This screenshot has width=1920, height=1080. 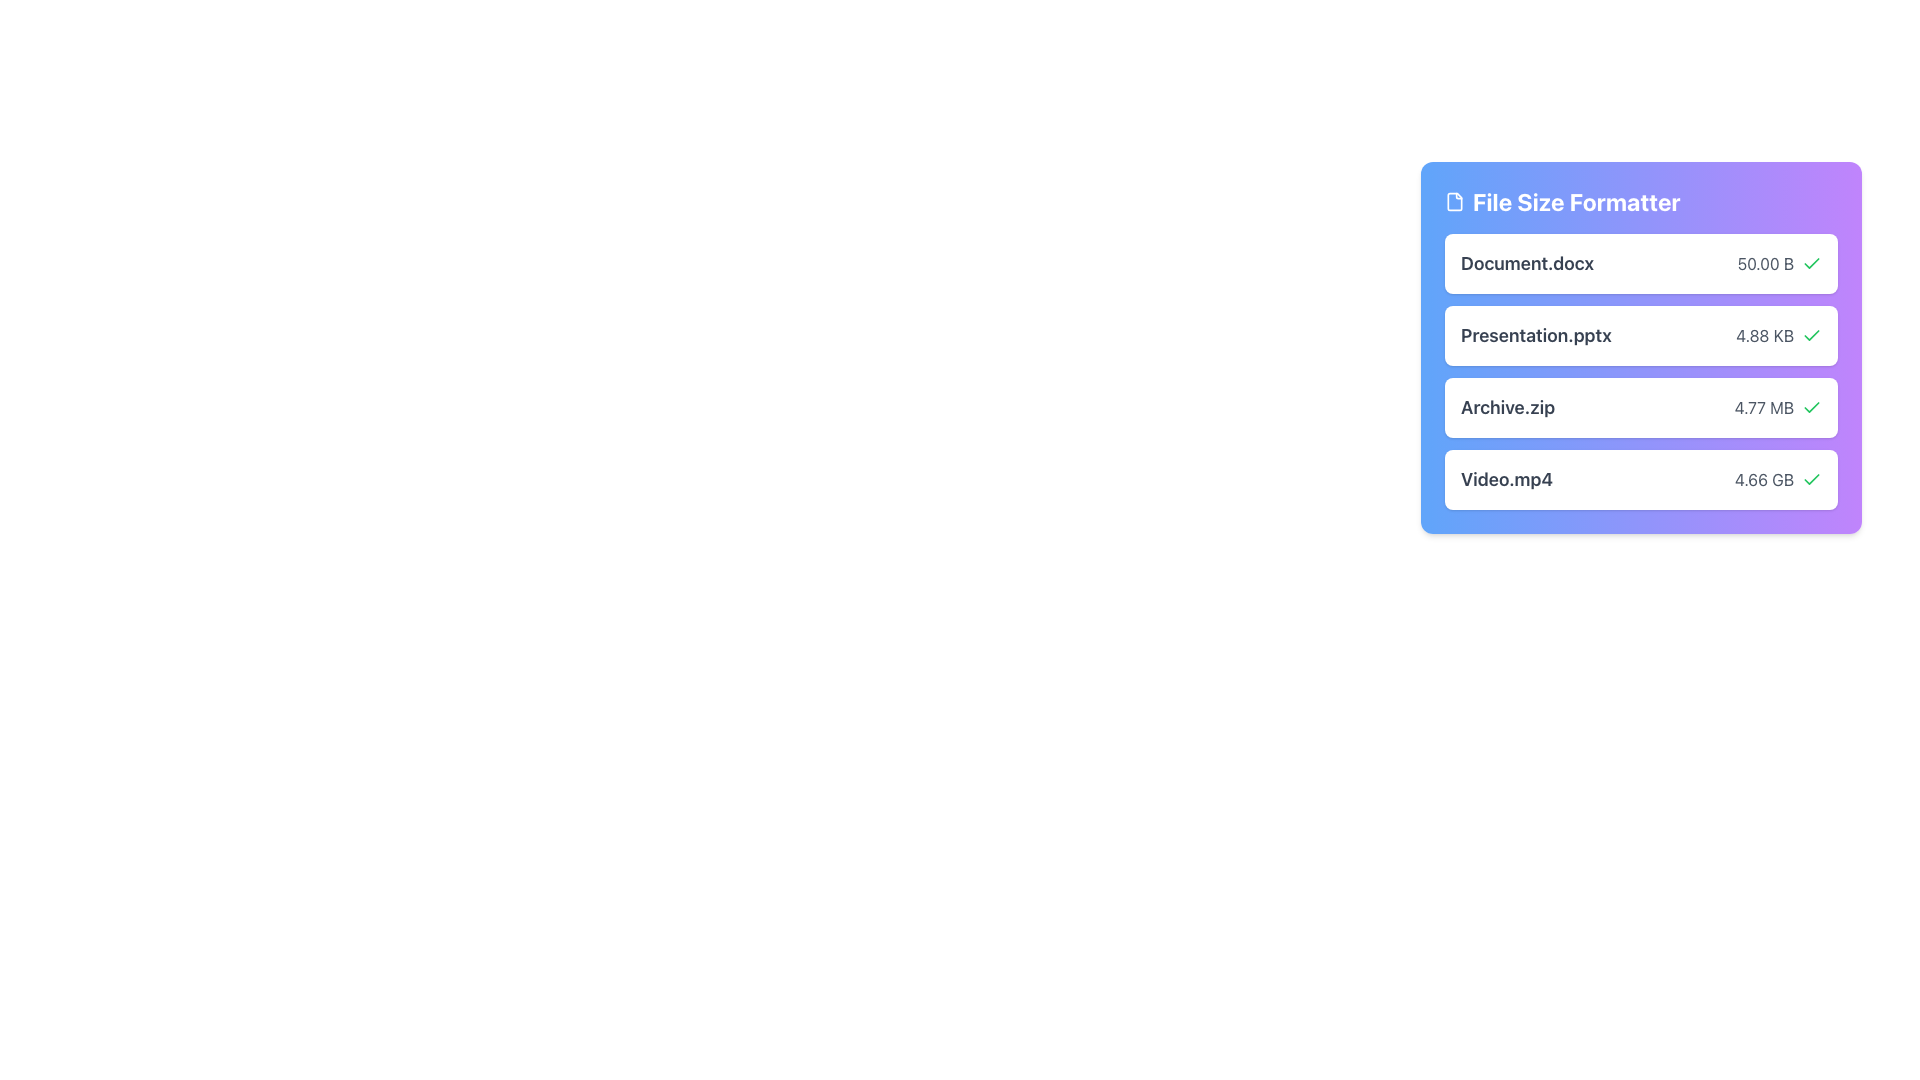 What do you see at coordinates (1811, 479) in the screenshot?
I see `the green checkmark icon located to the right of the text '4.66 GB' in the file list display for the file 'Video.mp4' to visually recognize its status` at bounding box center [1811, 479].